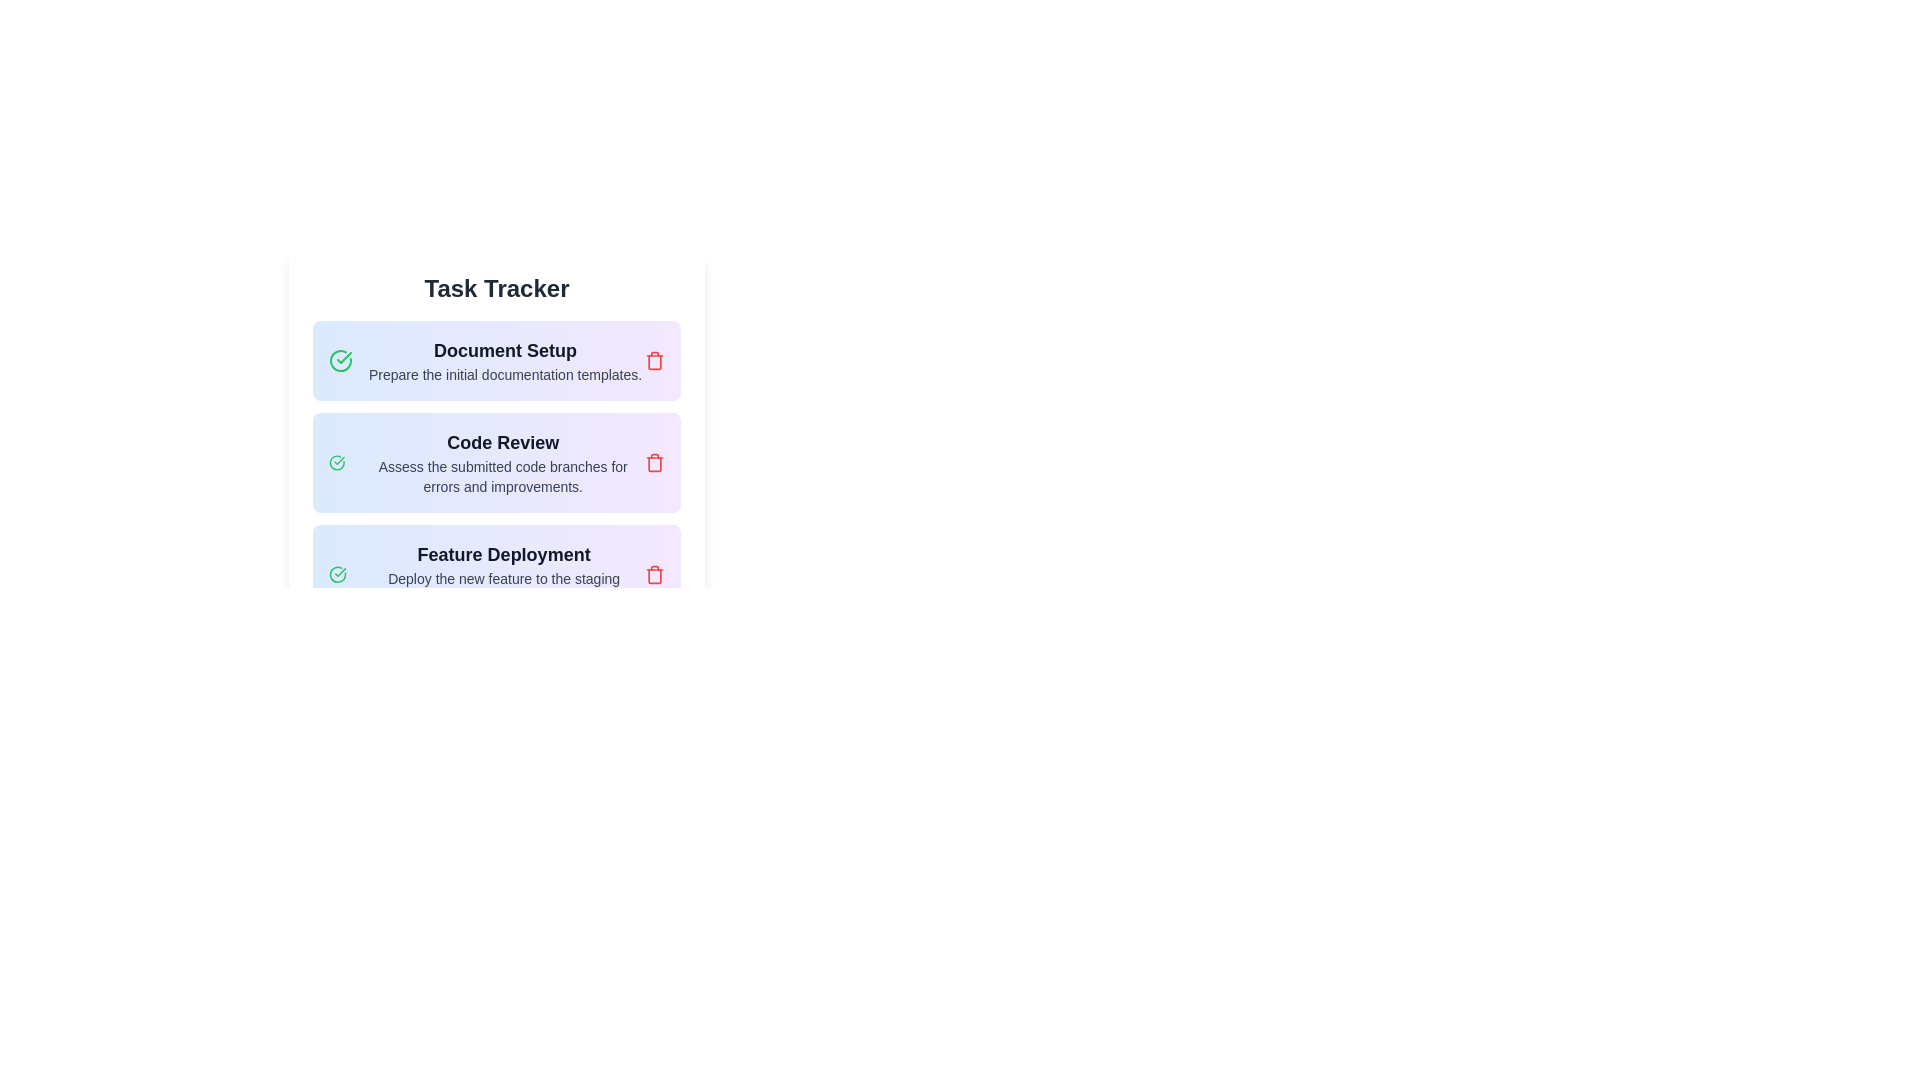  I want to click on the 'Code Review' text and description block, which is located in the middle of a vertical list of elements, so click(503, 462).